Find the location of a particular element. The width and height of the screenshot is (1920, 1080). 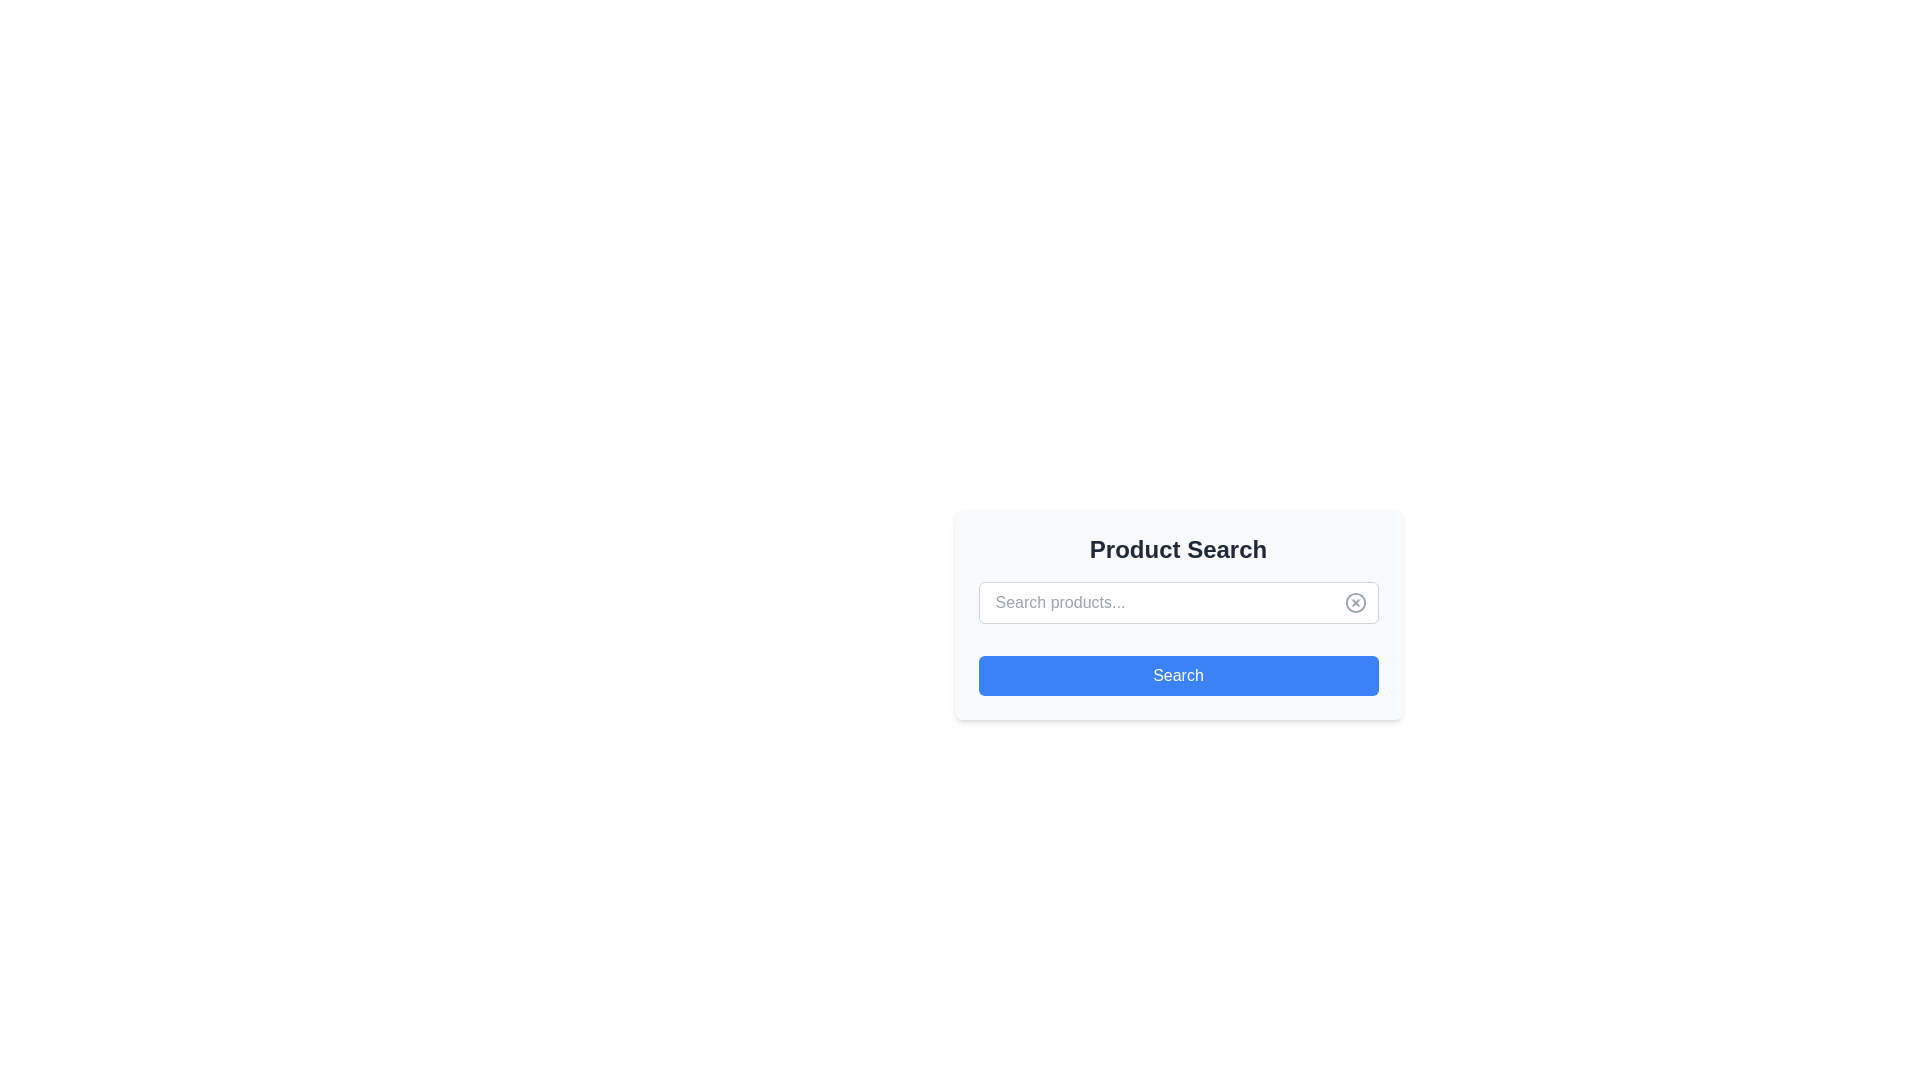

the descriptive heading text (h2 or h3 equivalent) at the top of the search tool card, which serves to indicate its purpose is located at coordinates (1178, 550).